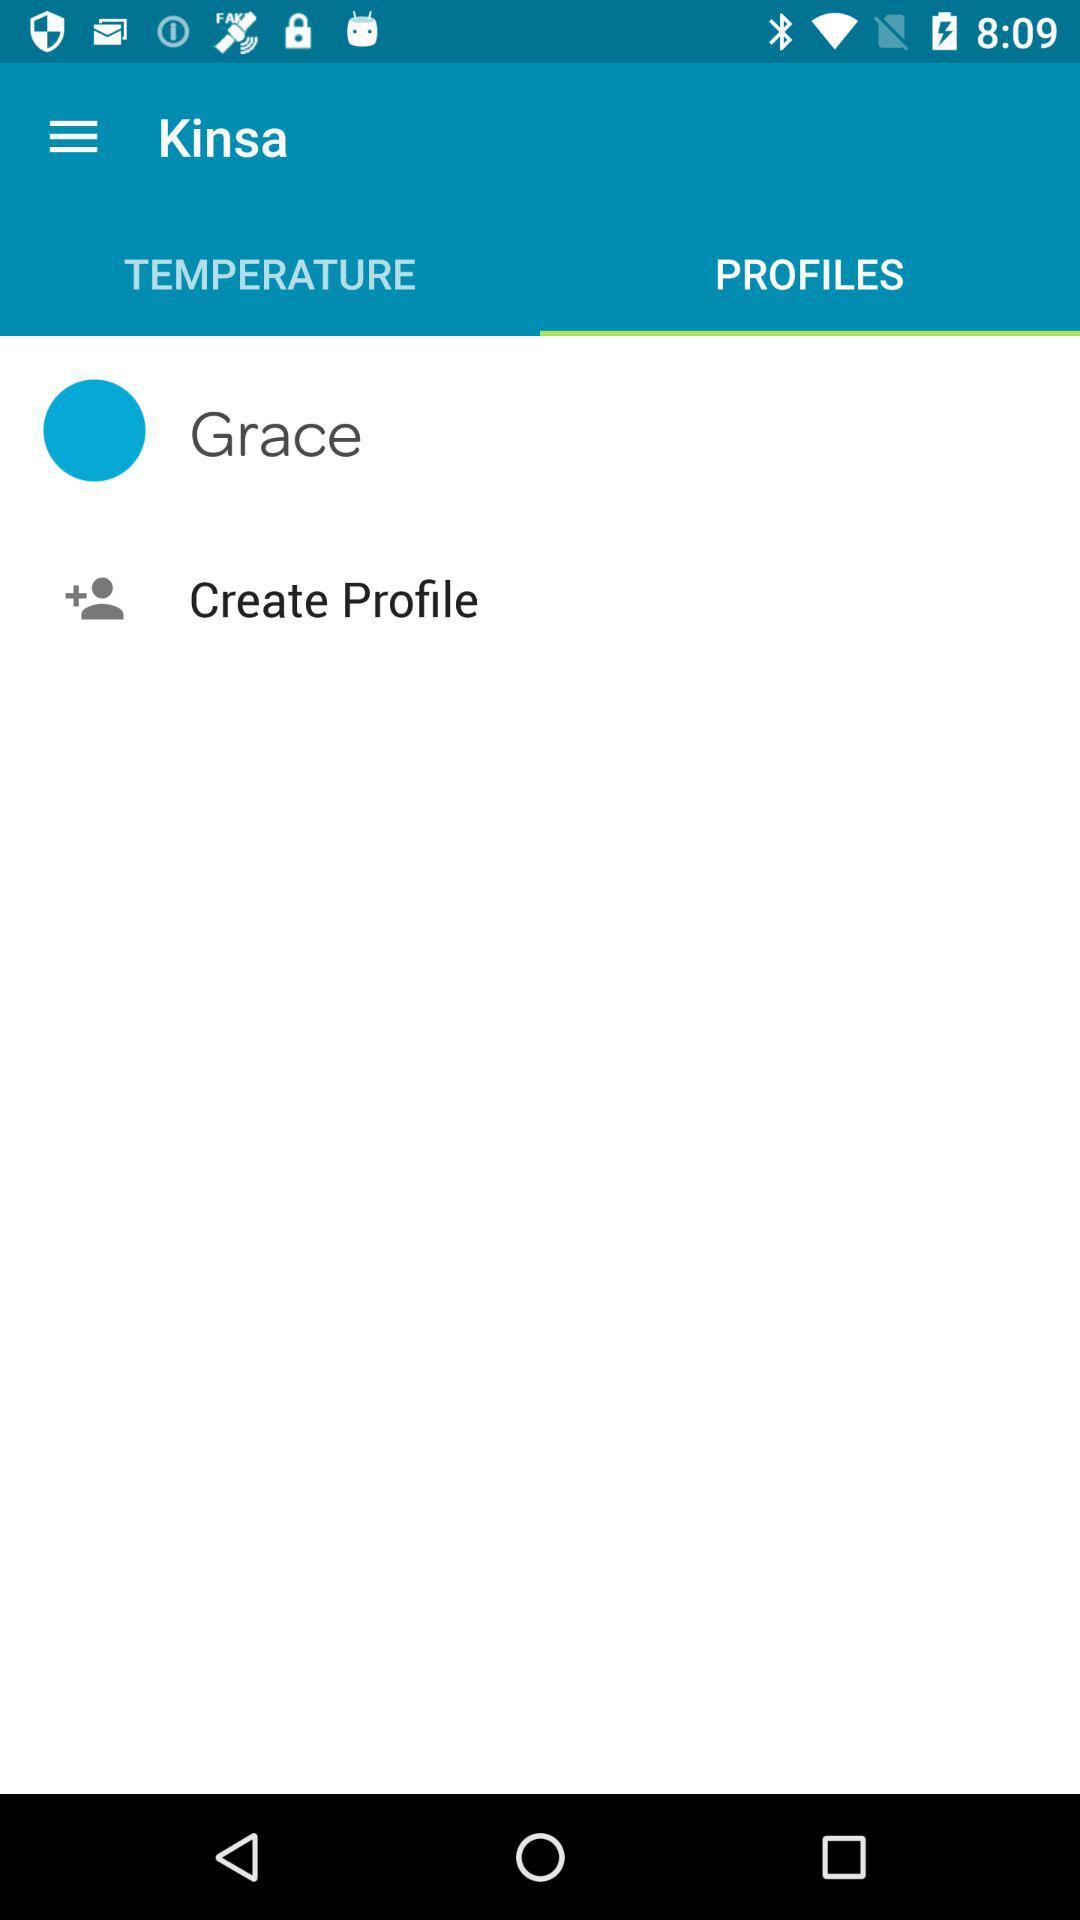  I want to click on the icon above temperature icon, so click(72, 135).